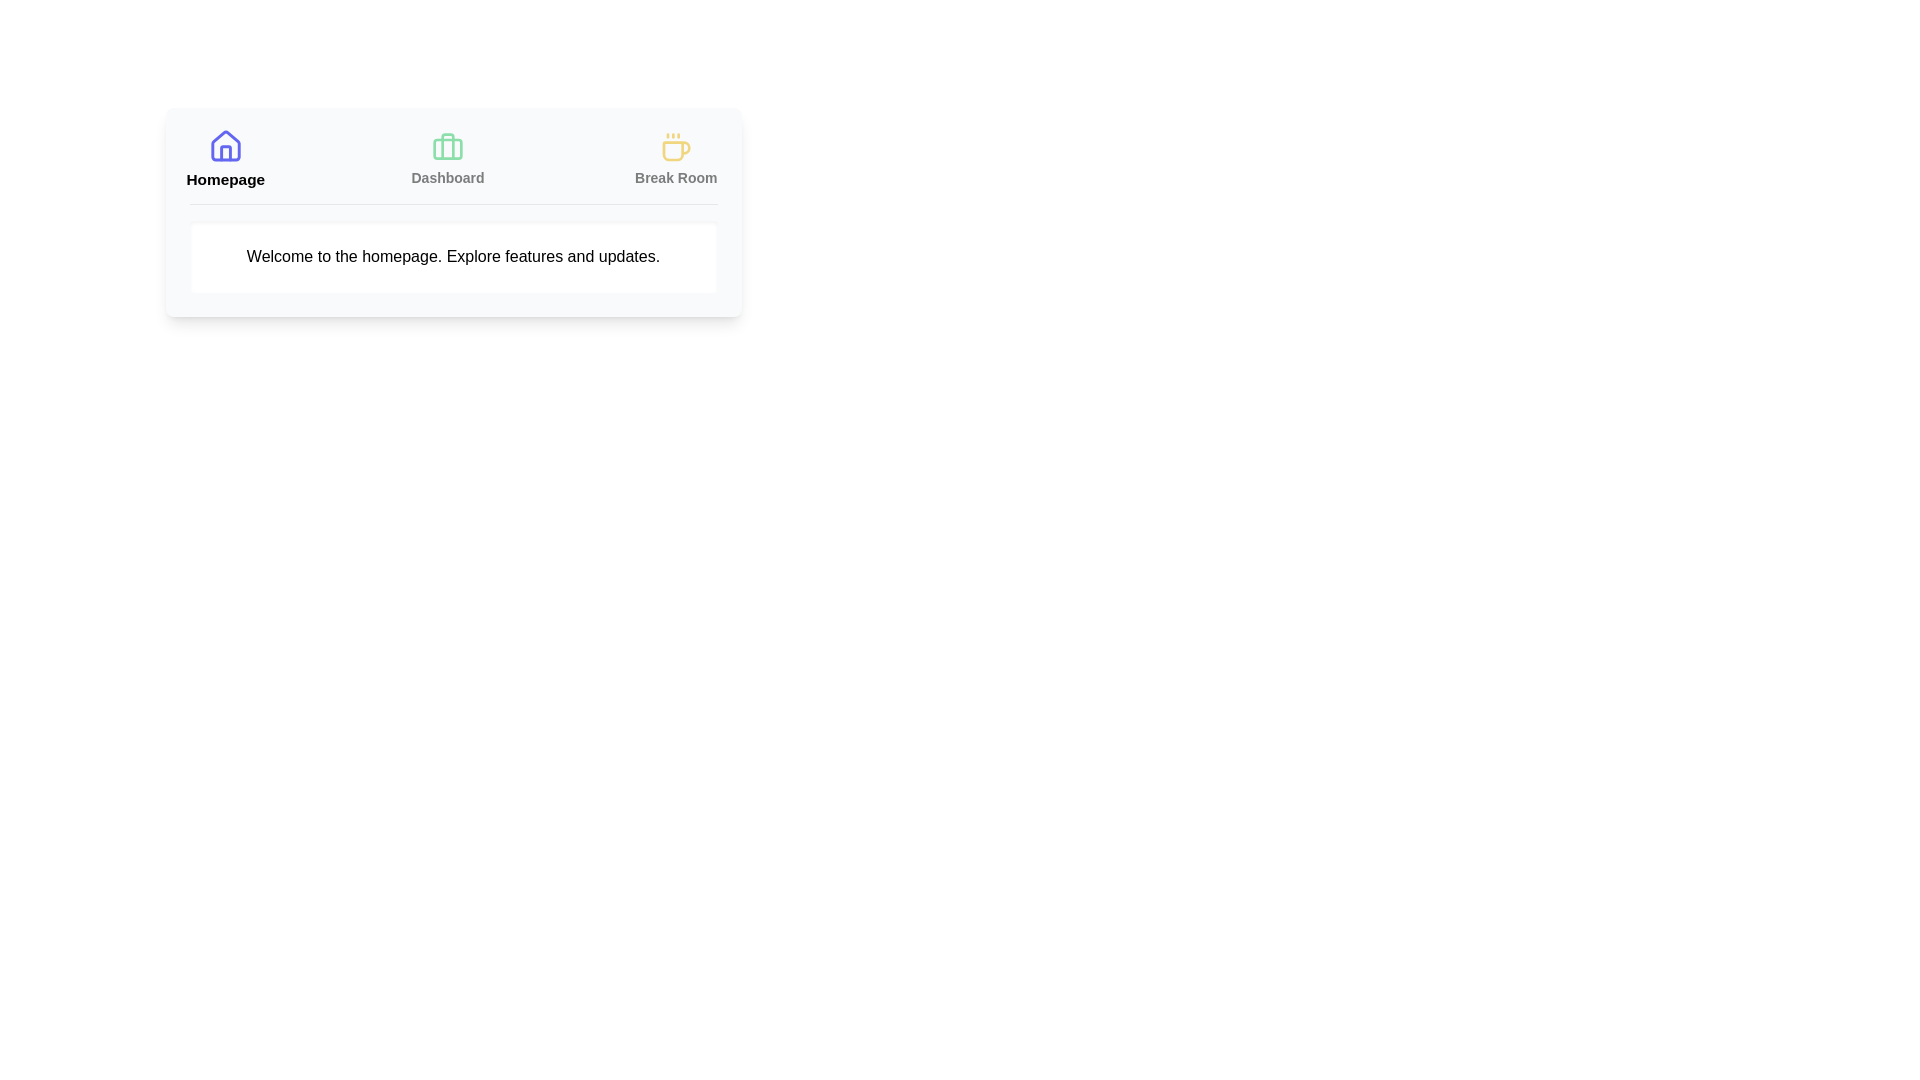  Describe the element at coordinates (676, 158) in the screenshot. I see `the Break Room tab by clicking its corresponding button` at that location.